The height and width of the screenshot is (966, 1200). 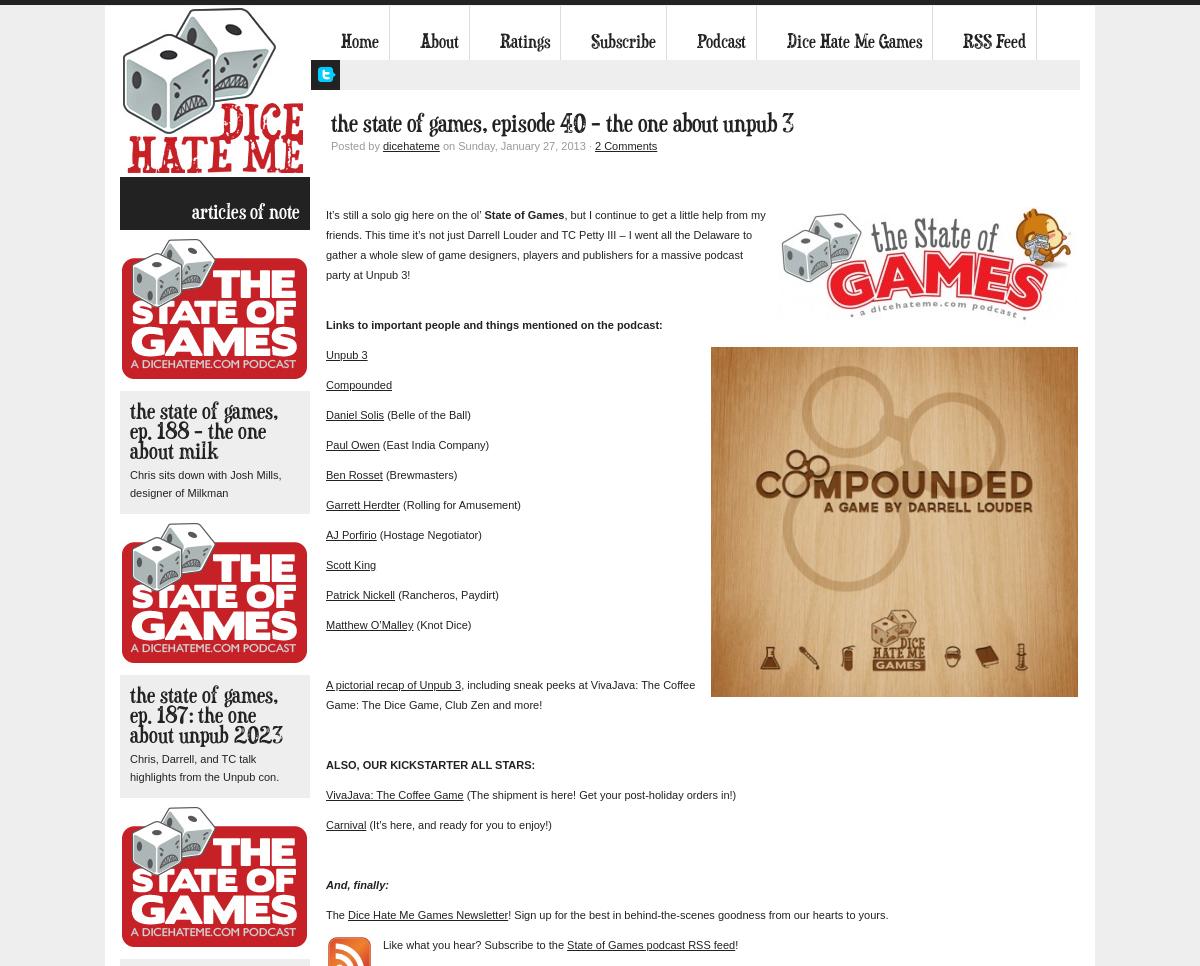 What do you see at coordinates (345, 824) in the screenshot?
I see `'Carnival'` at bounding box center [345, 824].